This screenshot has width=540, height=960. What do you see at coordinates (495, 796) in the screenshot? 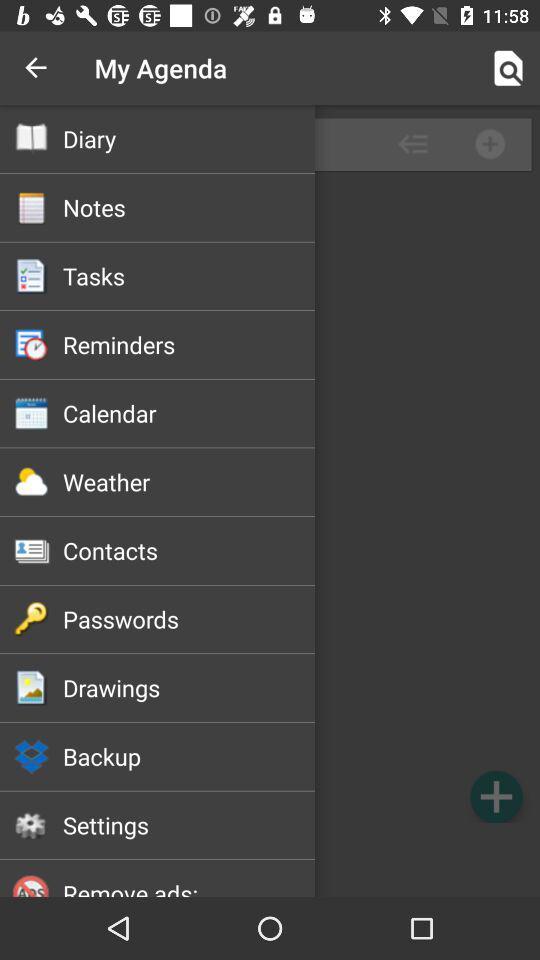
I see `agenda option` at bounding box center [495, 796].